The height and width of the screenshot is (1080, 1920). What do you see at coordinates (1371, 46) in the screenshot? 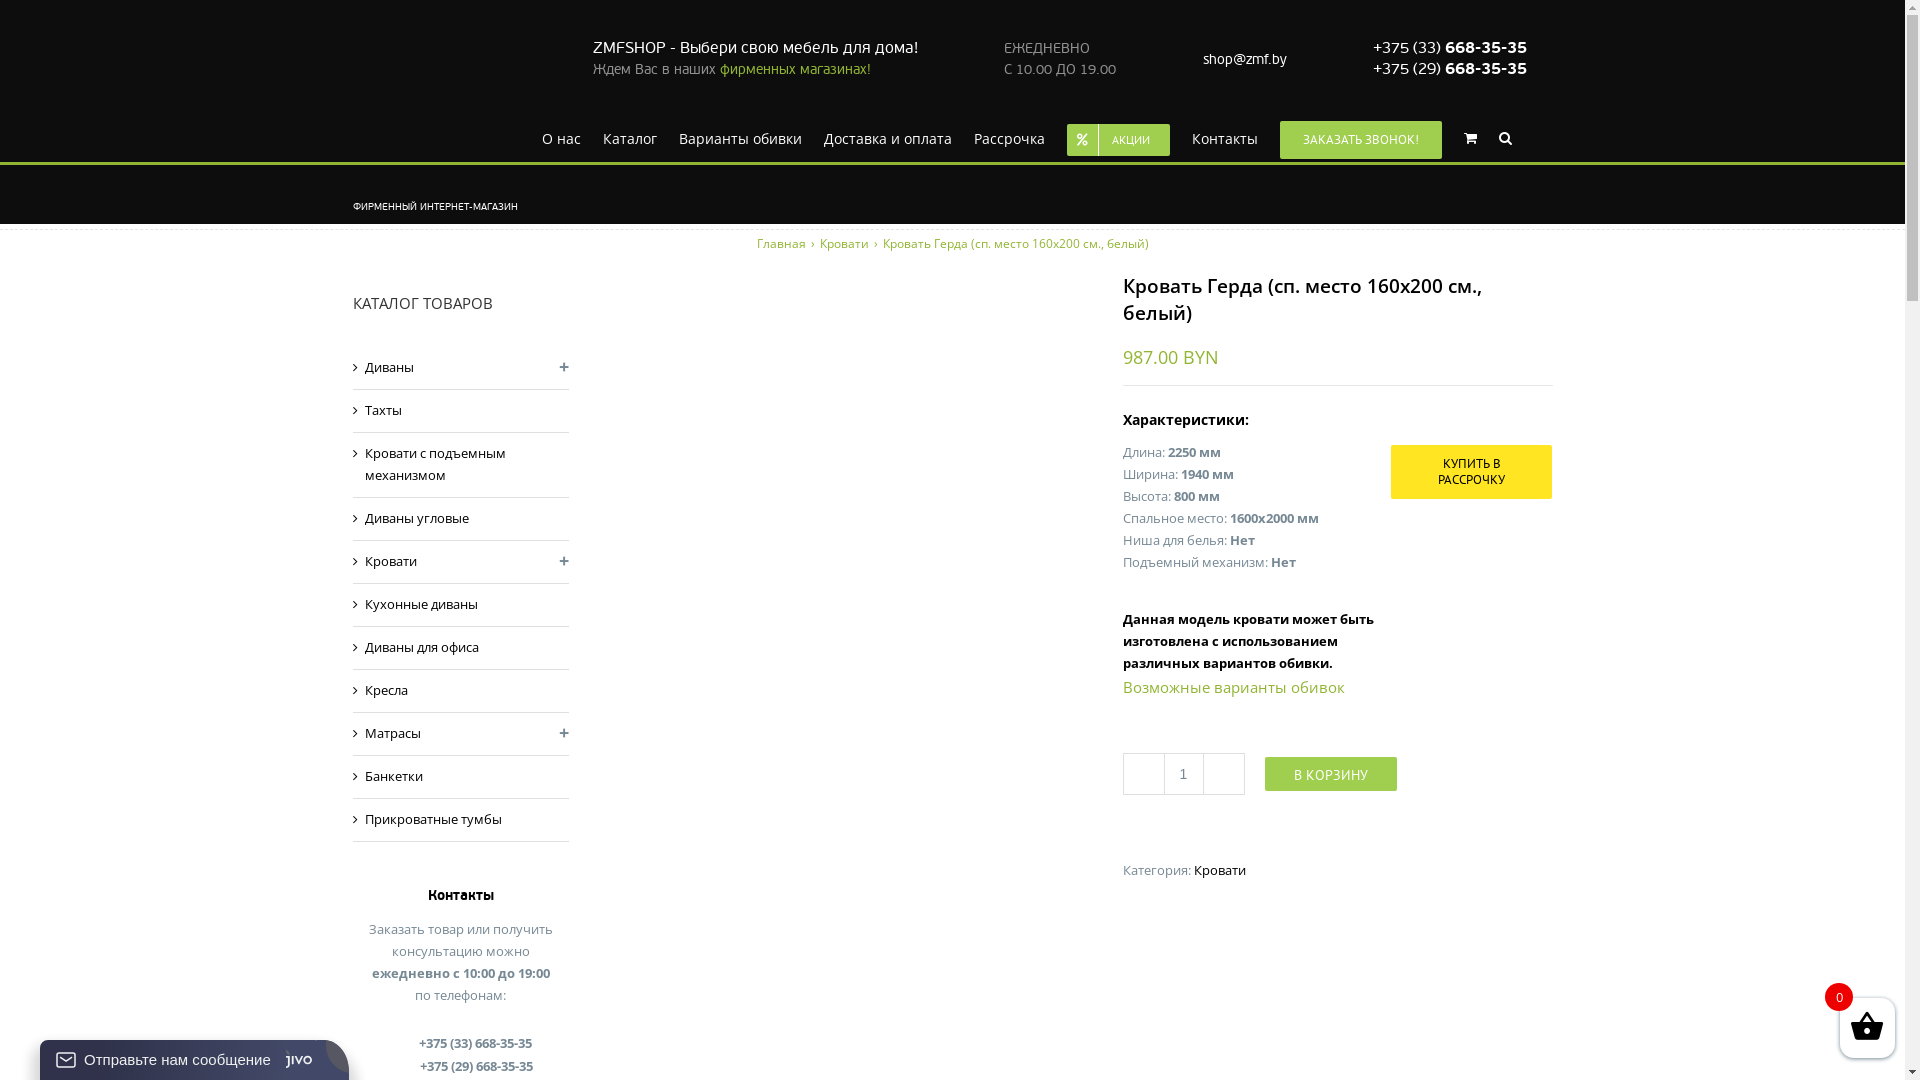
I see `'+375 (33) 668-35-35'` at bounding box center [1371, 46].